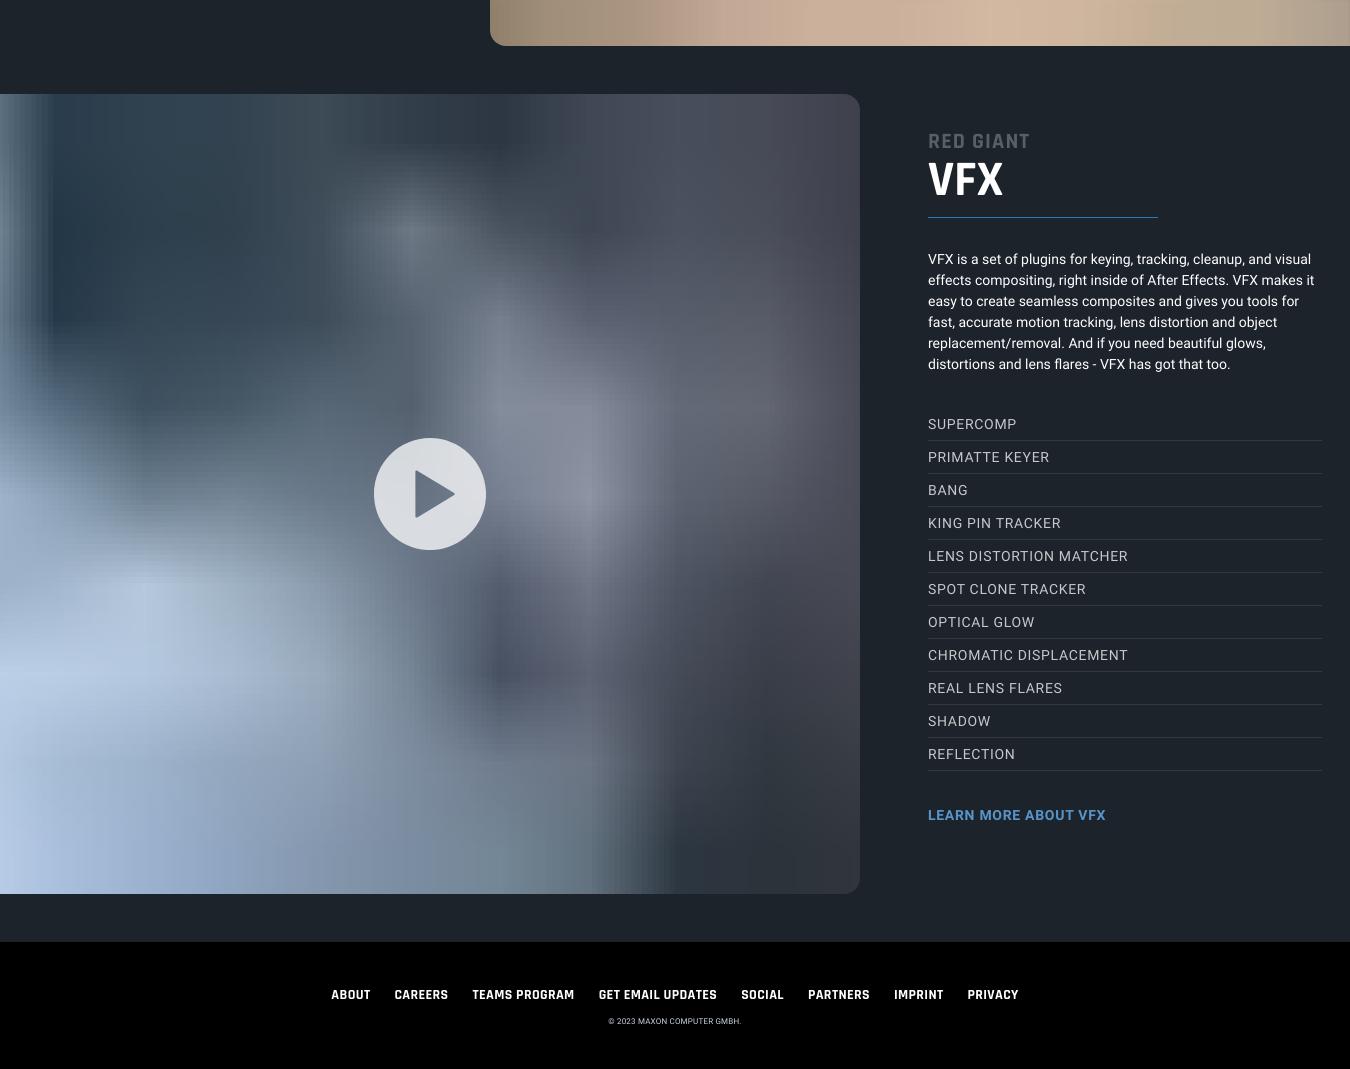 Image resolution: width=1350 pixels, height=1069 pixels. What do you see at coordinates (1028, 556) in the screenshot?
I see `'Lens Distortion Matcher'` at bounding box center [1028, 556].